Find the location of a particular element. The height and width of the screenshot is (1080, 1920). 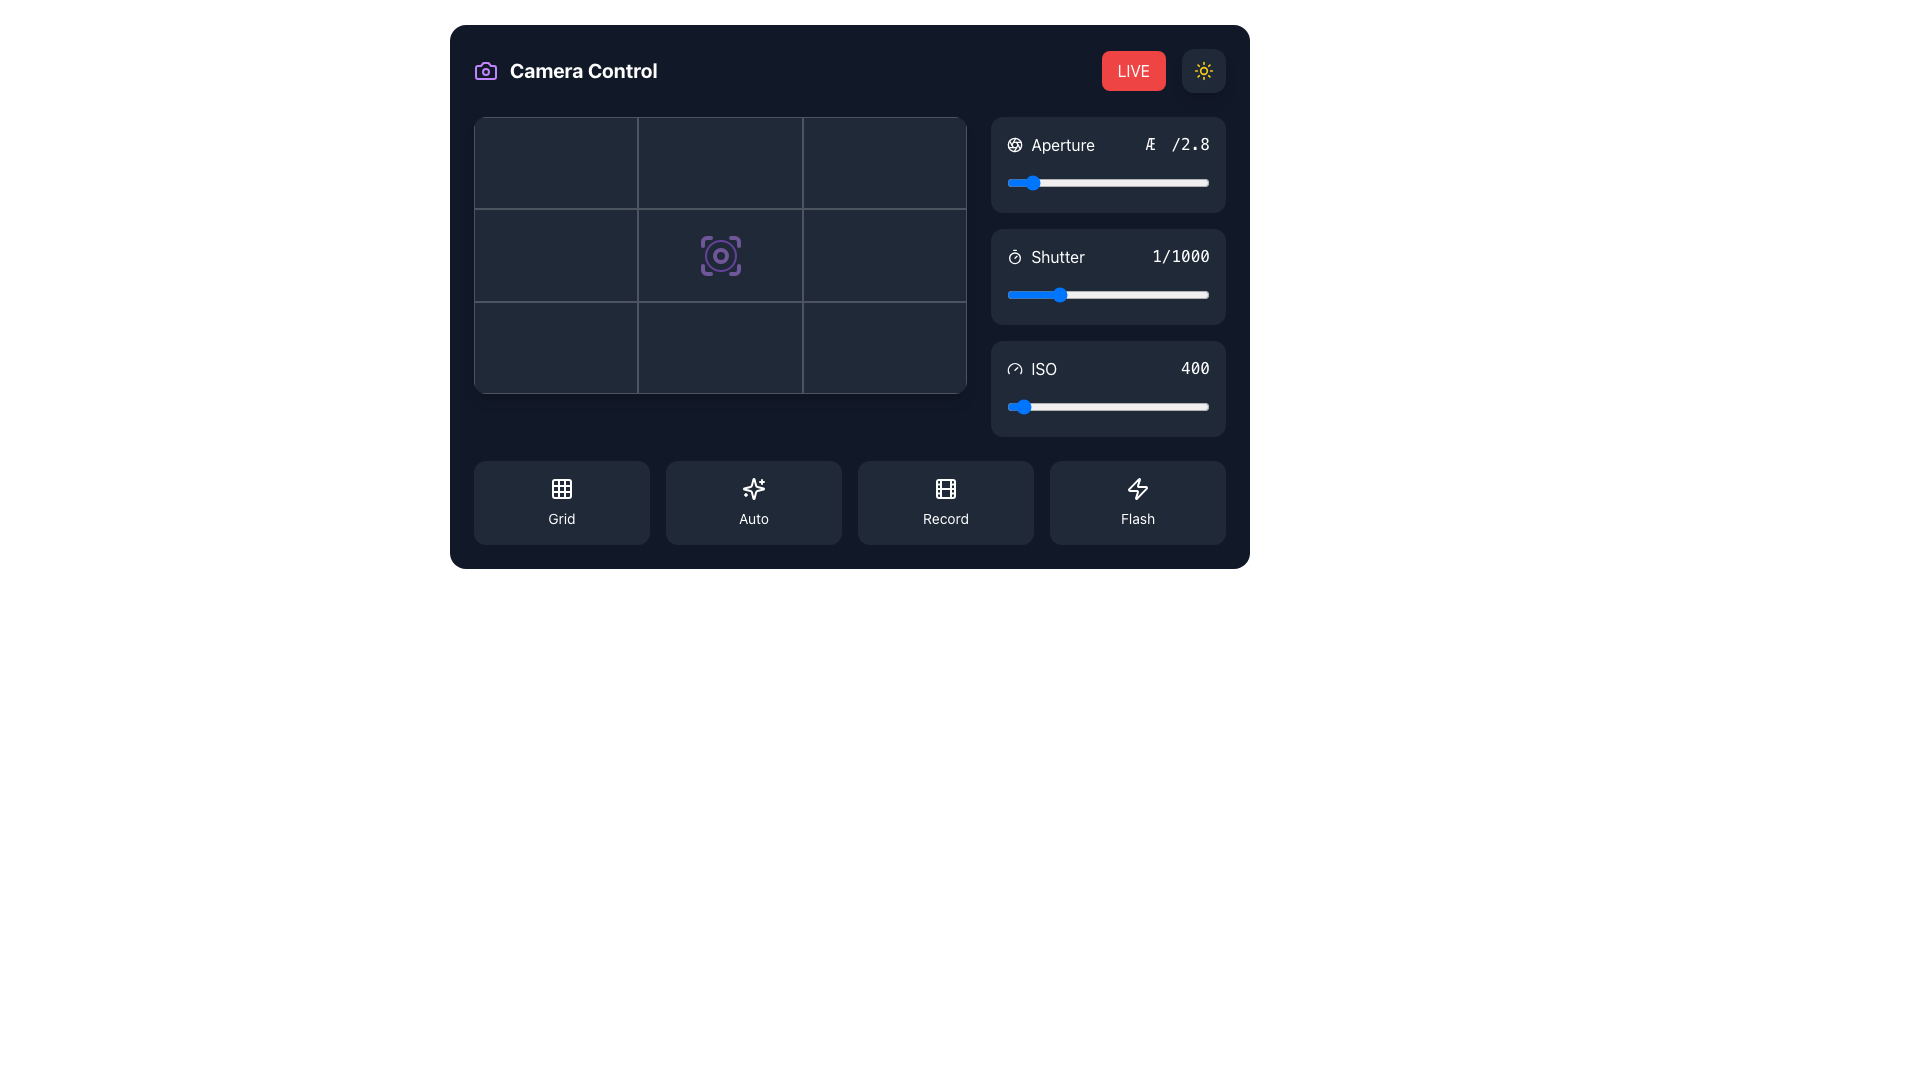

the shutter speed value is located at coordinates (1065, 294).